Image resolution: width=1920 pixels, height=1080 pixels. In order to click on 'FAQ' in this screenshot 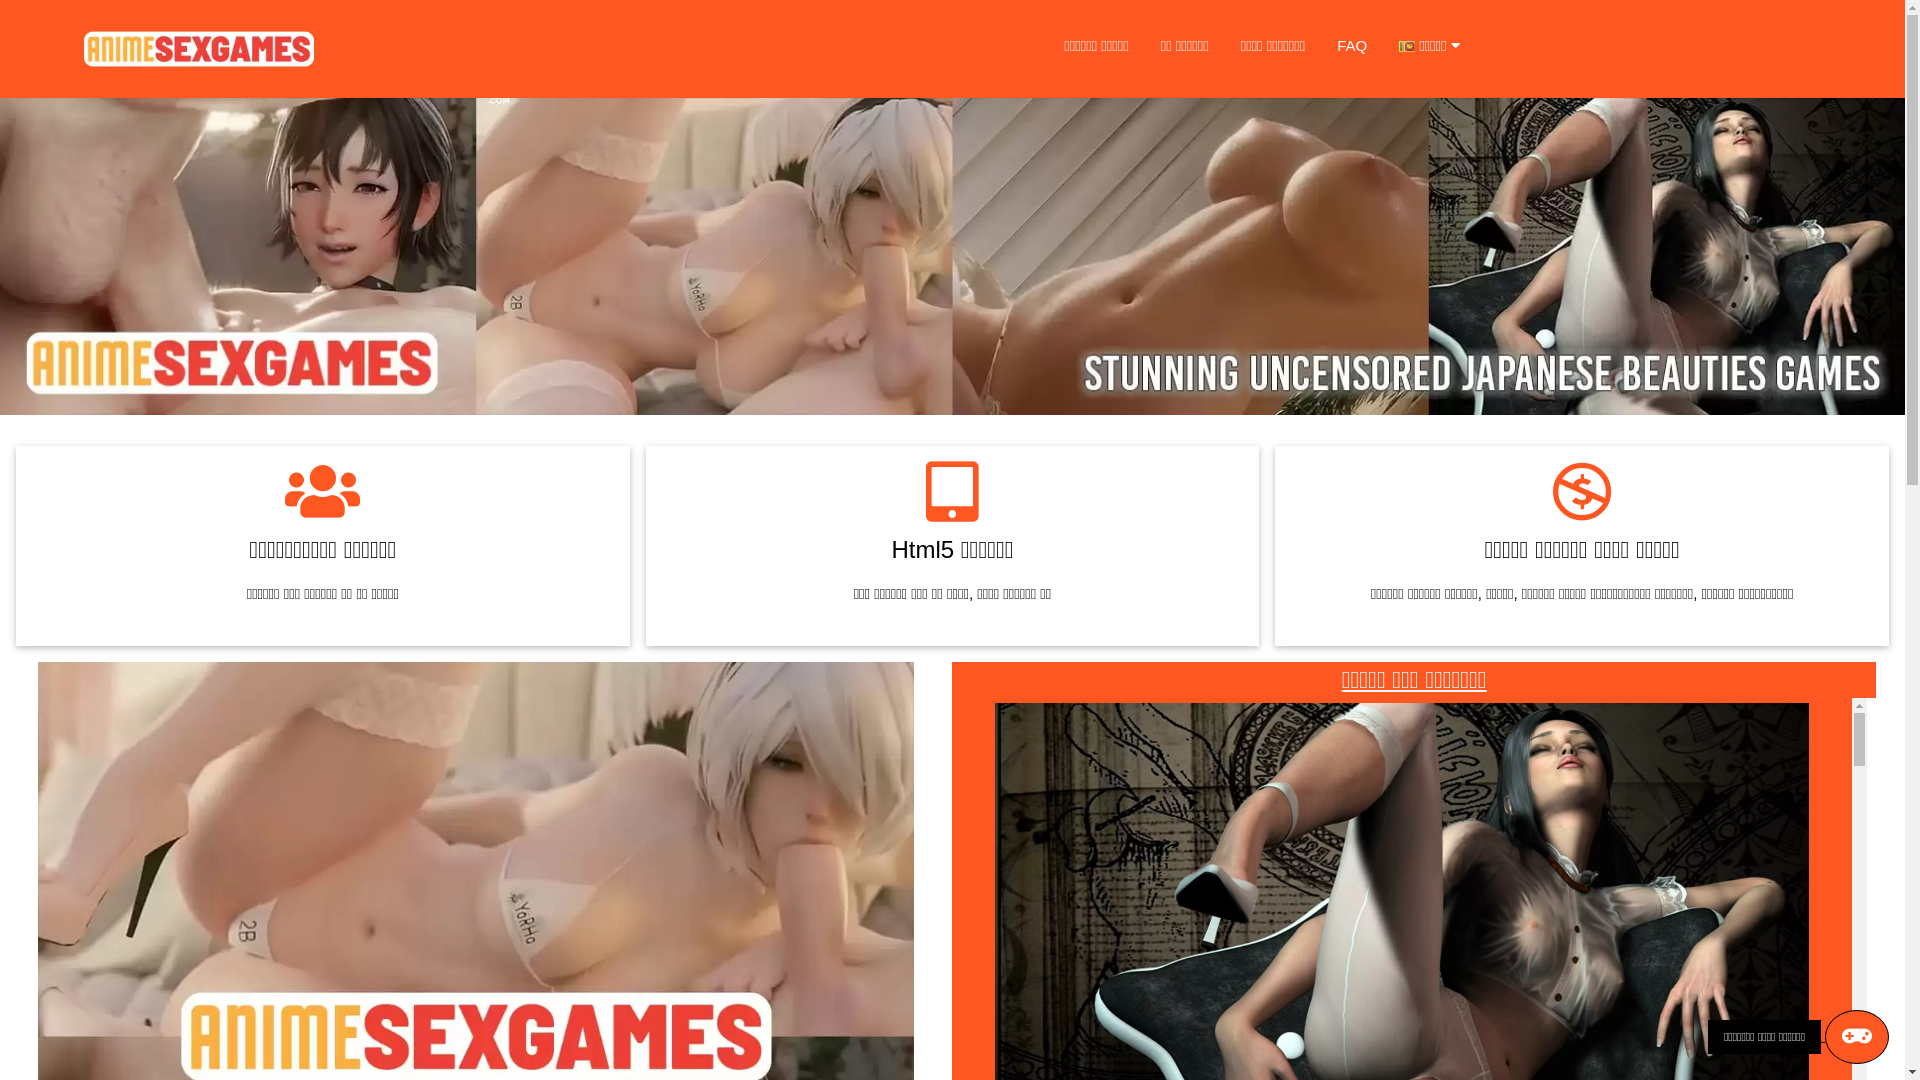, I will do `click(1320, 45)`.